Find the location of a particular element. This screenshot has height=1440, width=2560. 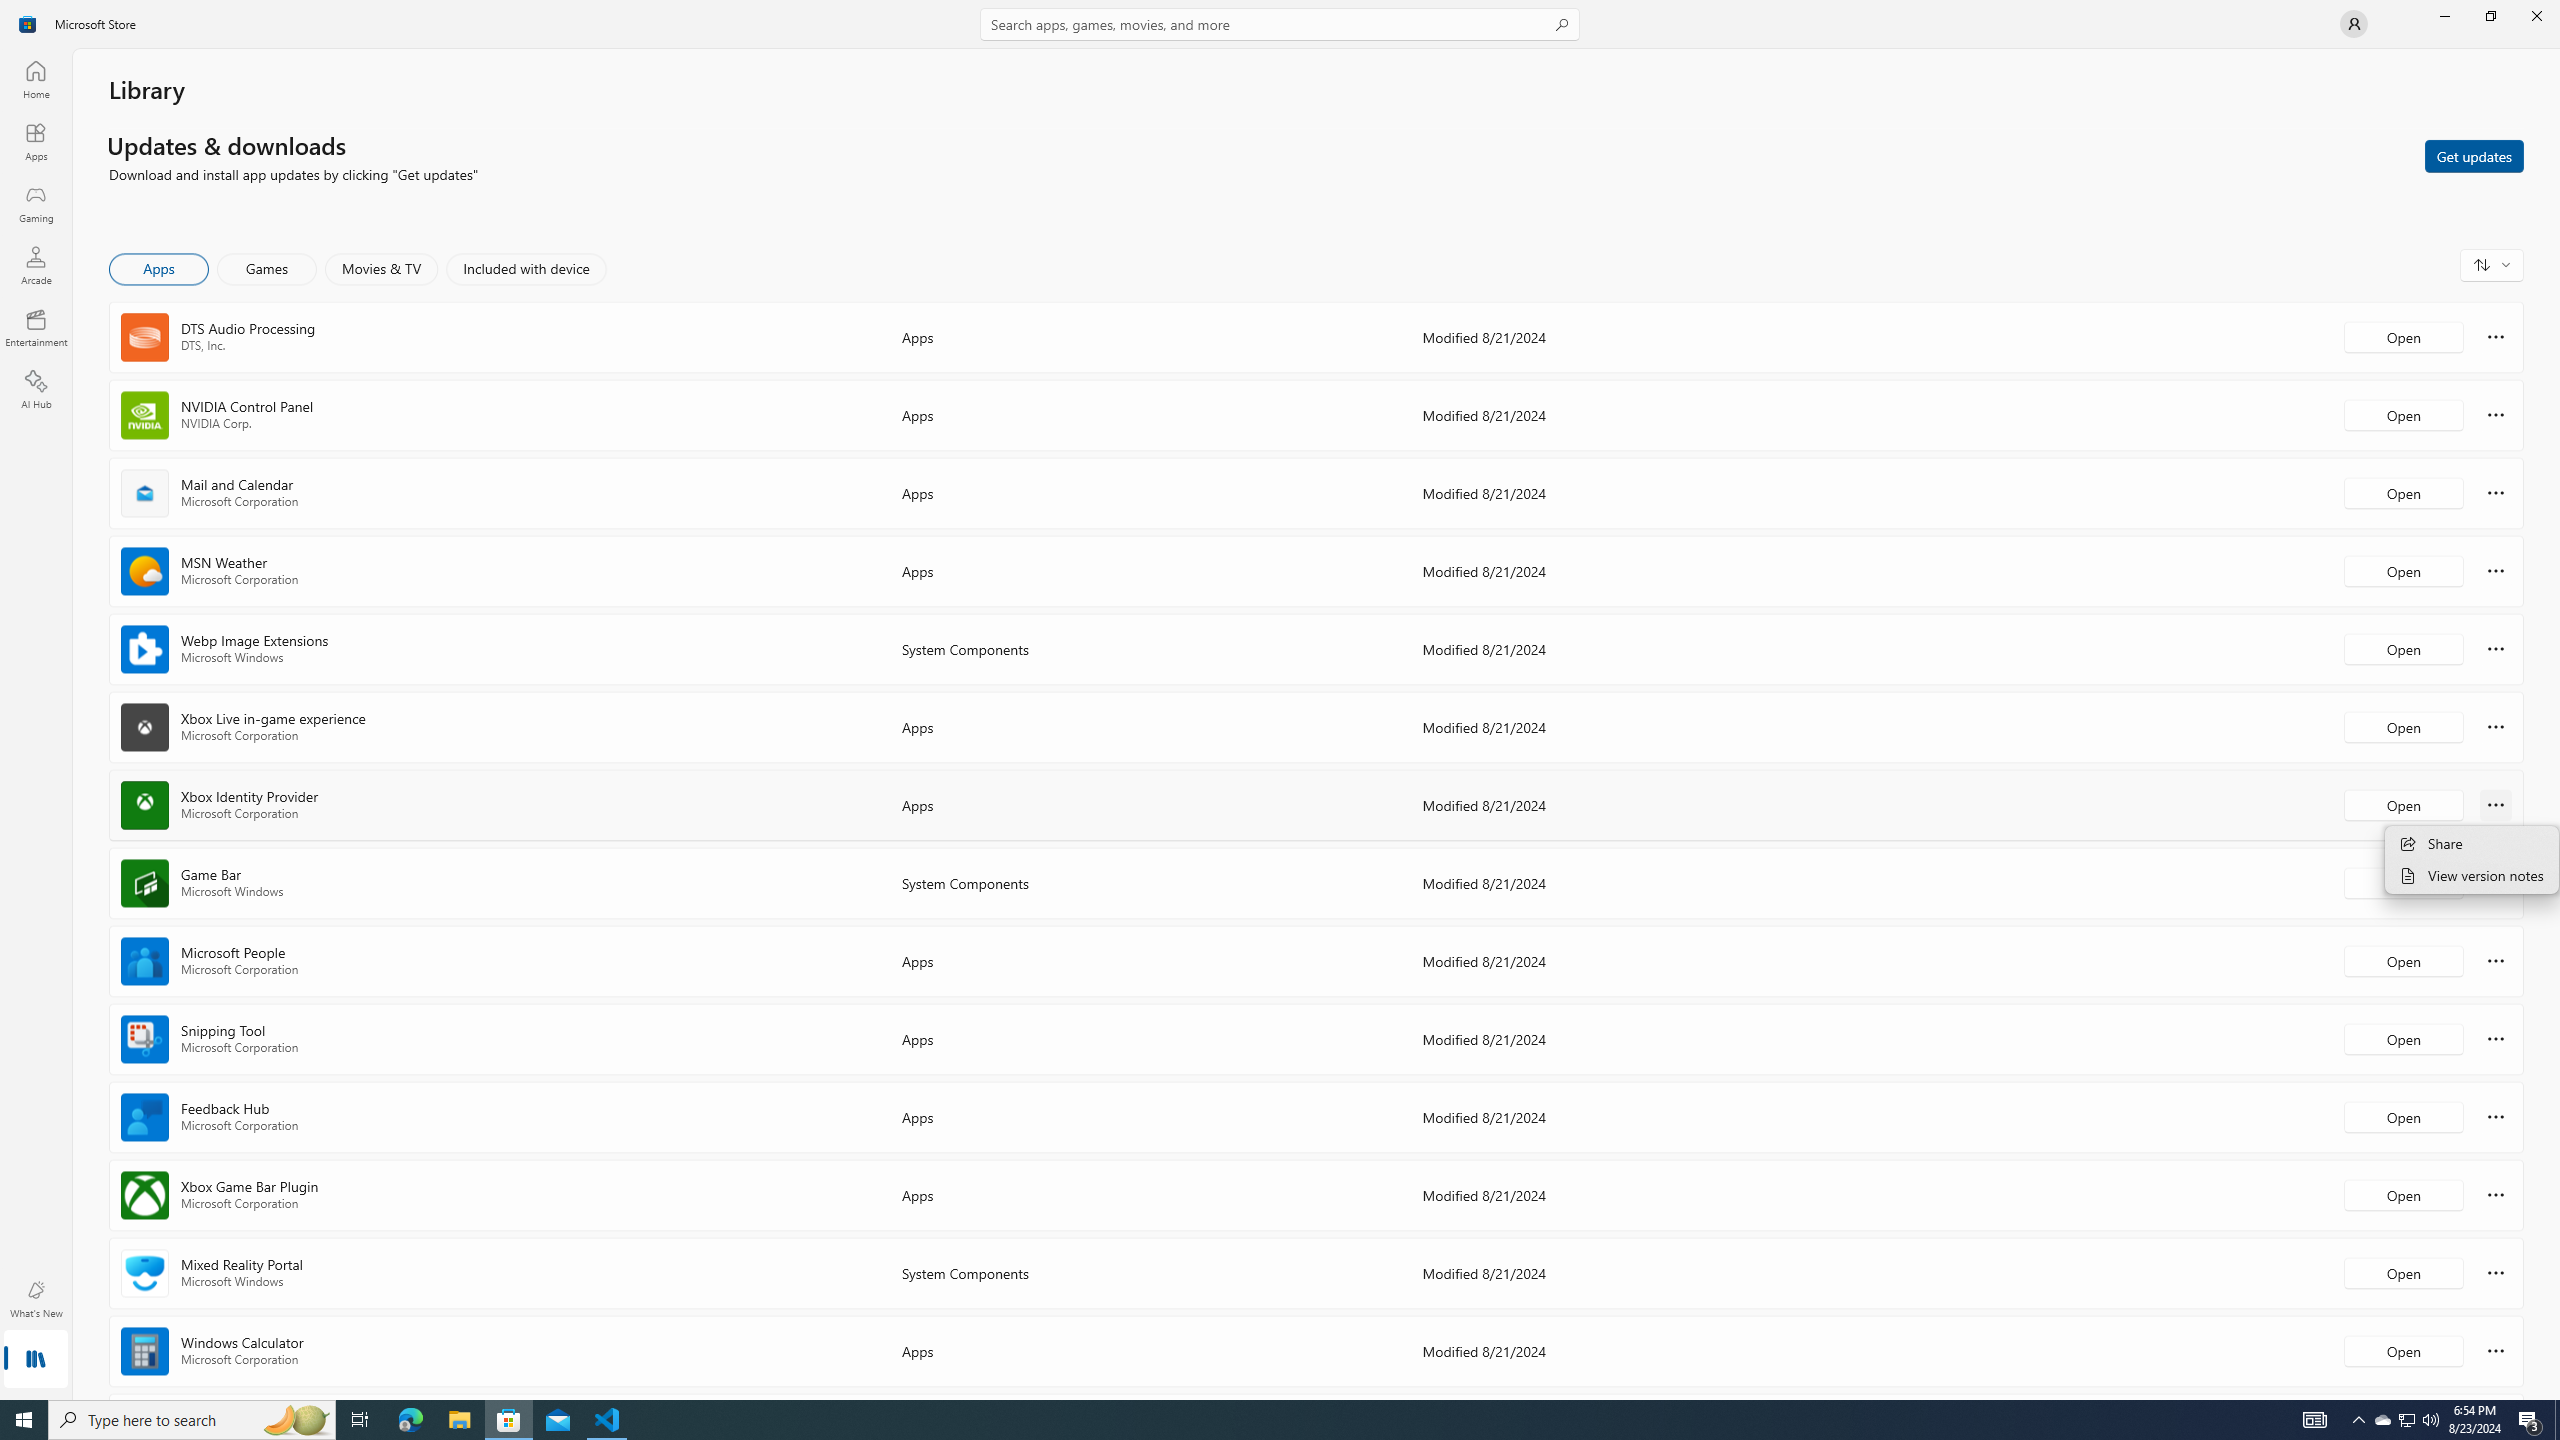

'More options' is located at coordinates (2495, 1349).